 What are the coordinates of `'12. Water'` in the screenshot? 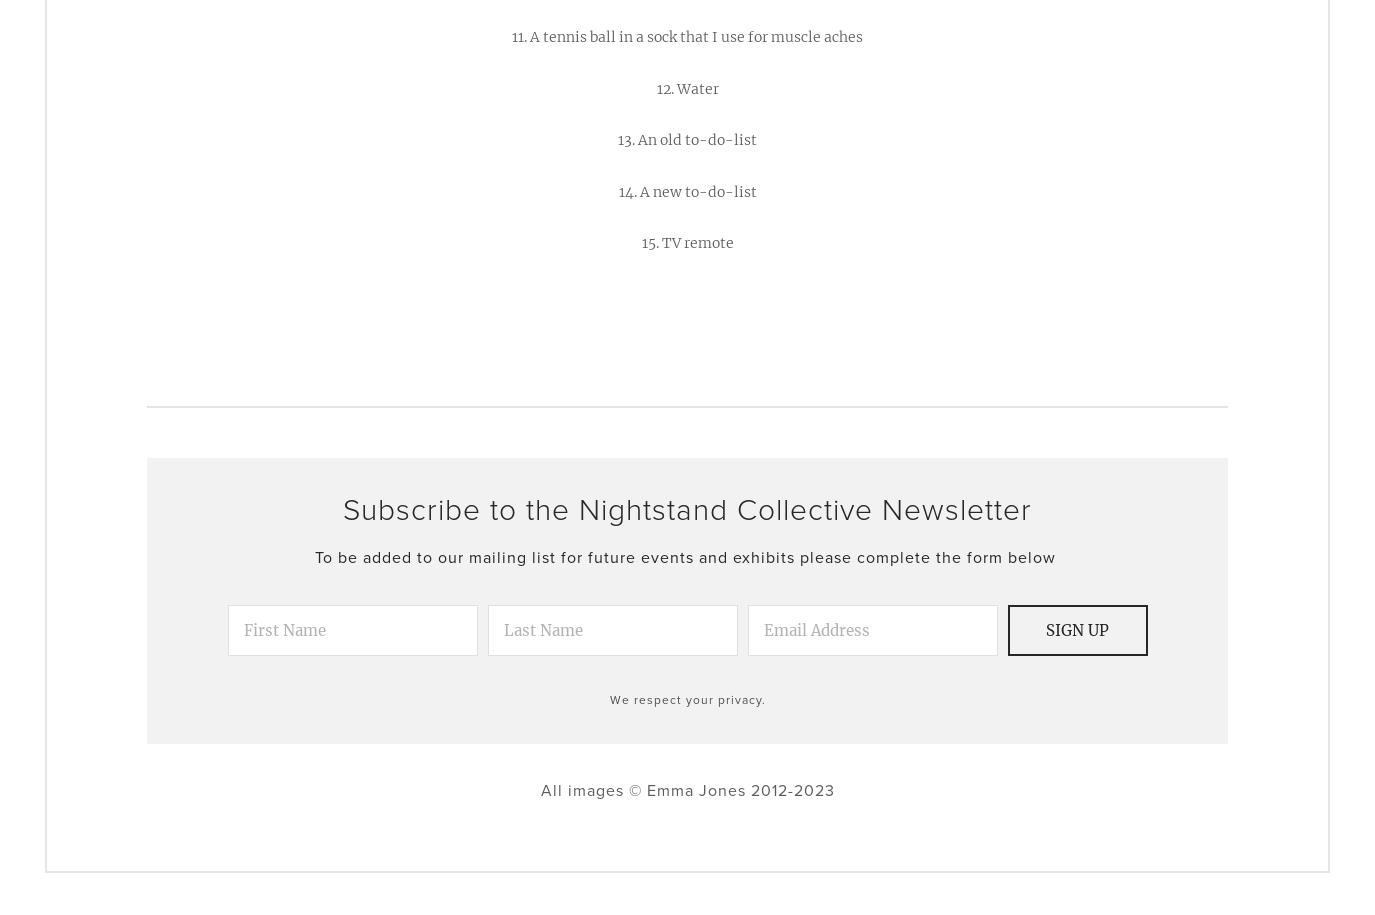 It's located at (685, 87).